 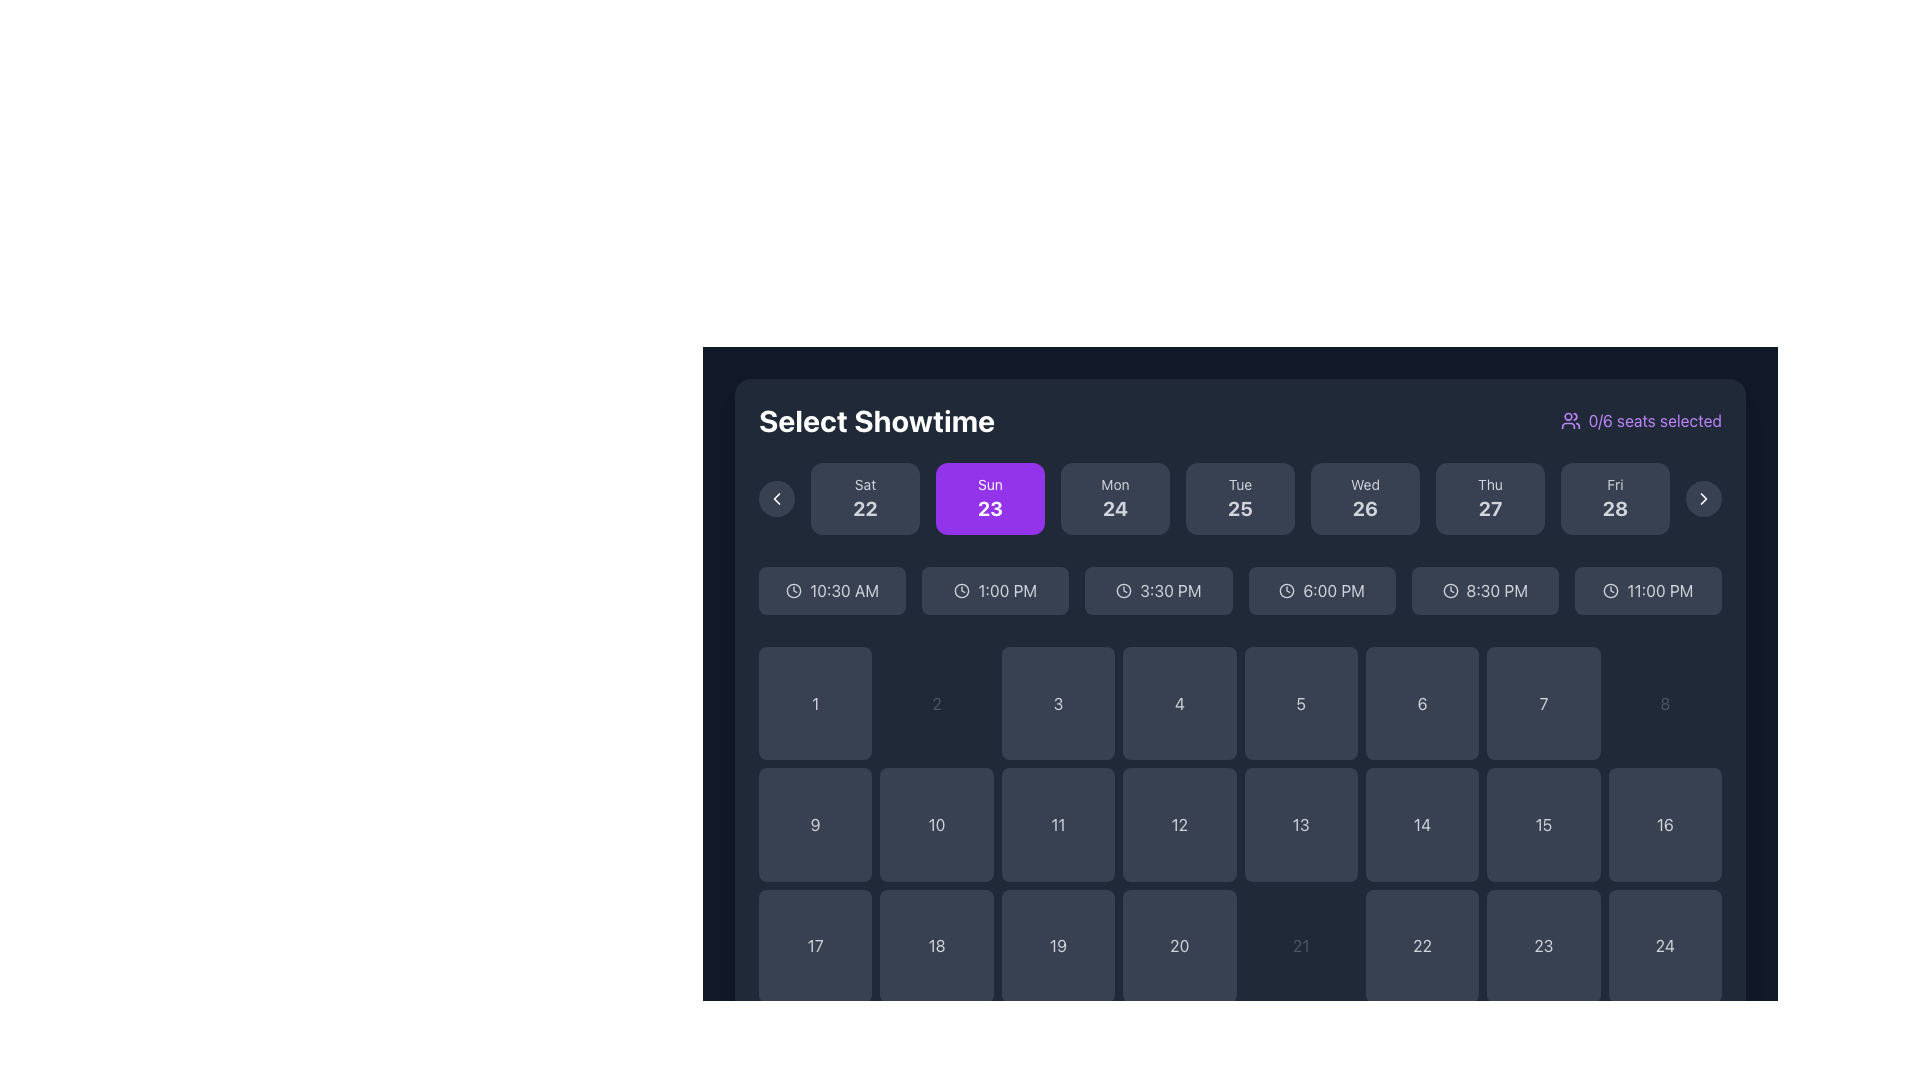 I want to click on the selectable time slot button labeled '6:00 PM', so click(x=1322, y=589).